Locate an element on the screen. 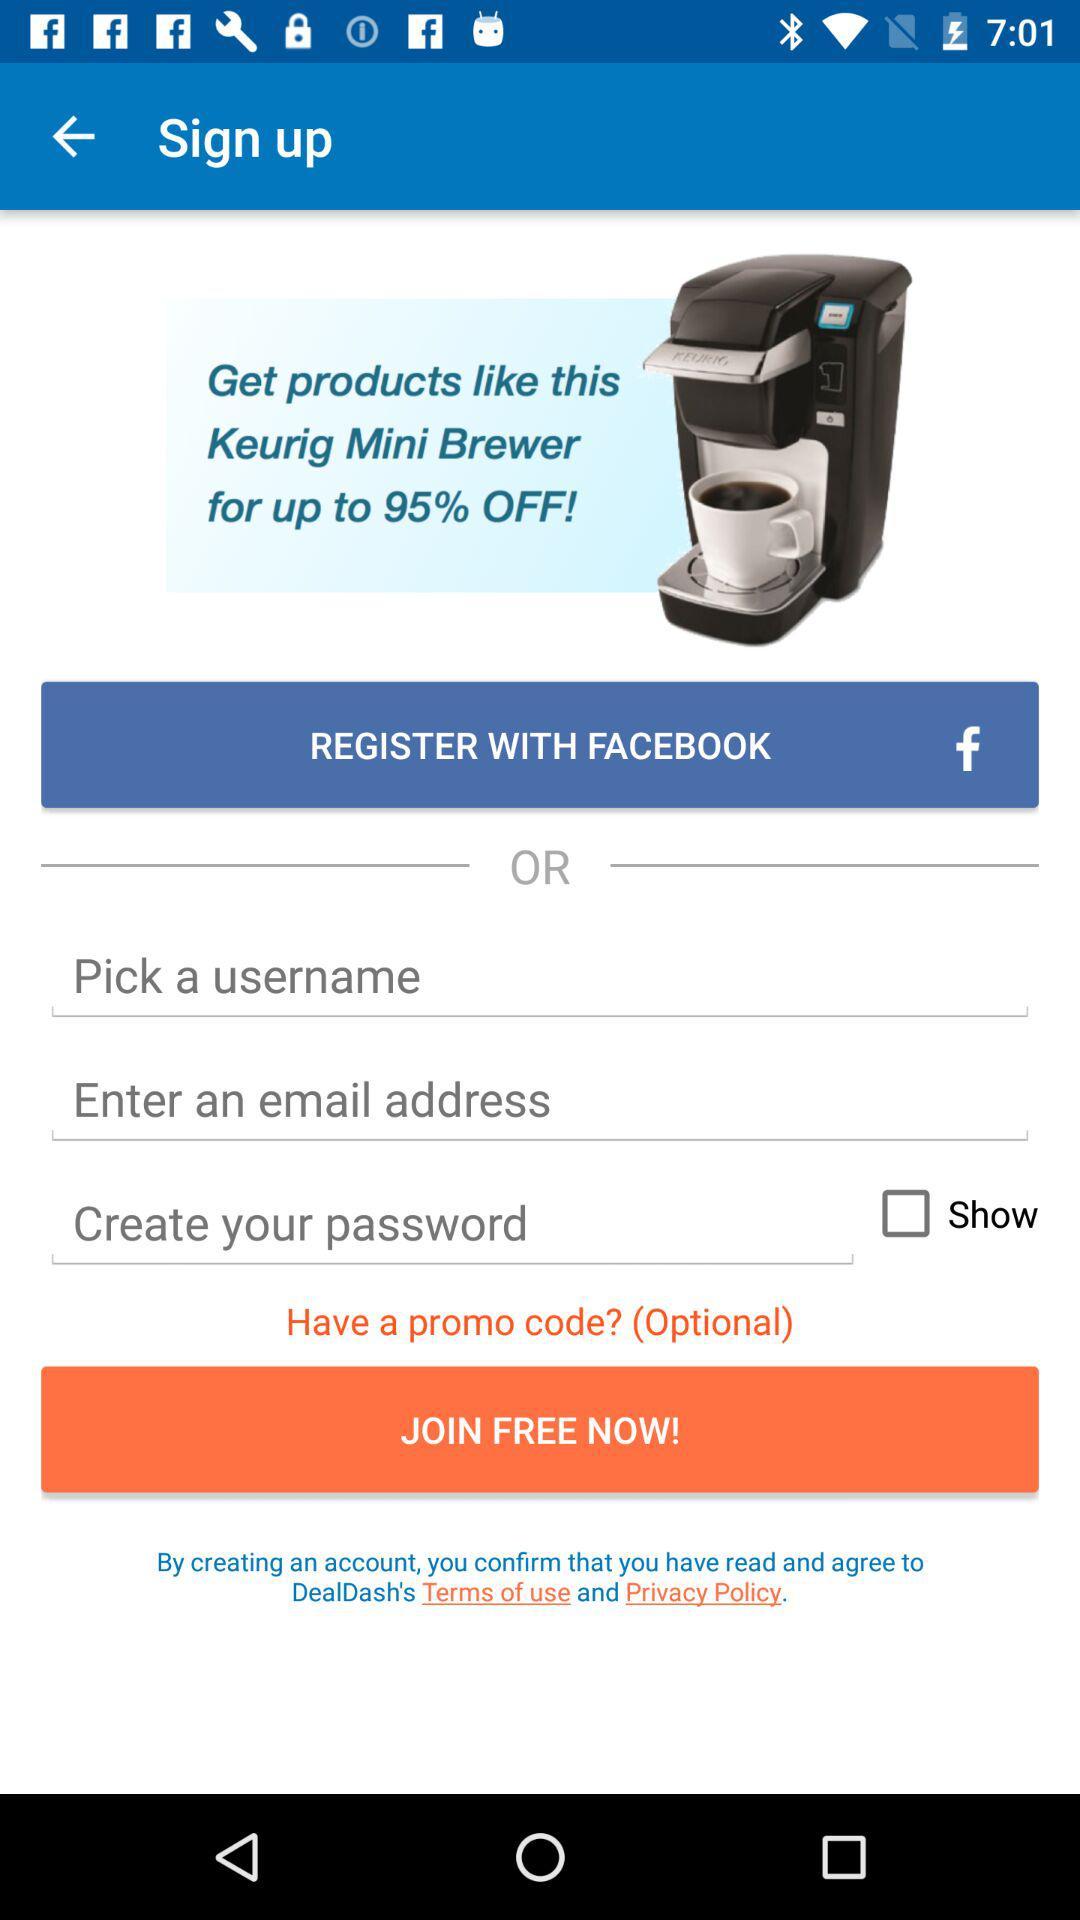 This screenshot has height=1920, width=1080. icon above the by creating an item is located at coordinates (540, 1428).